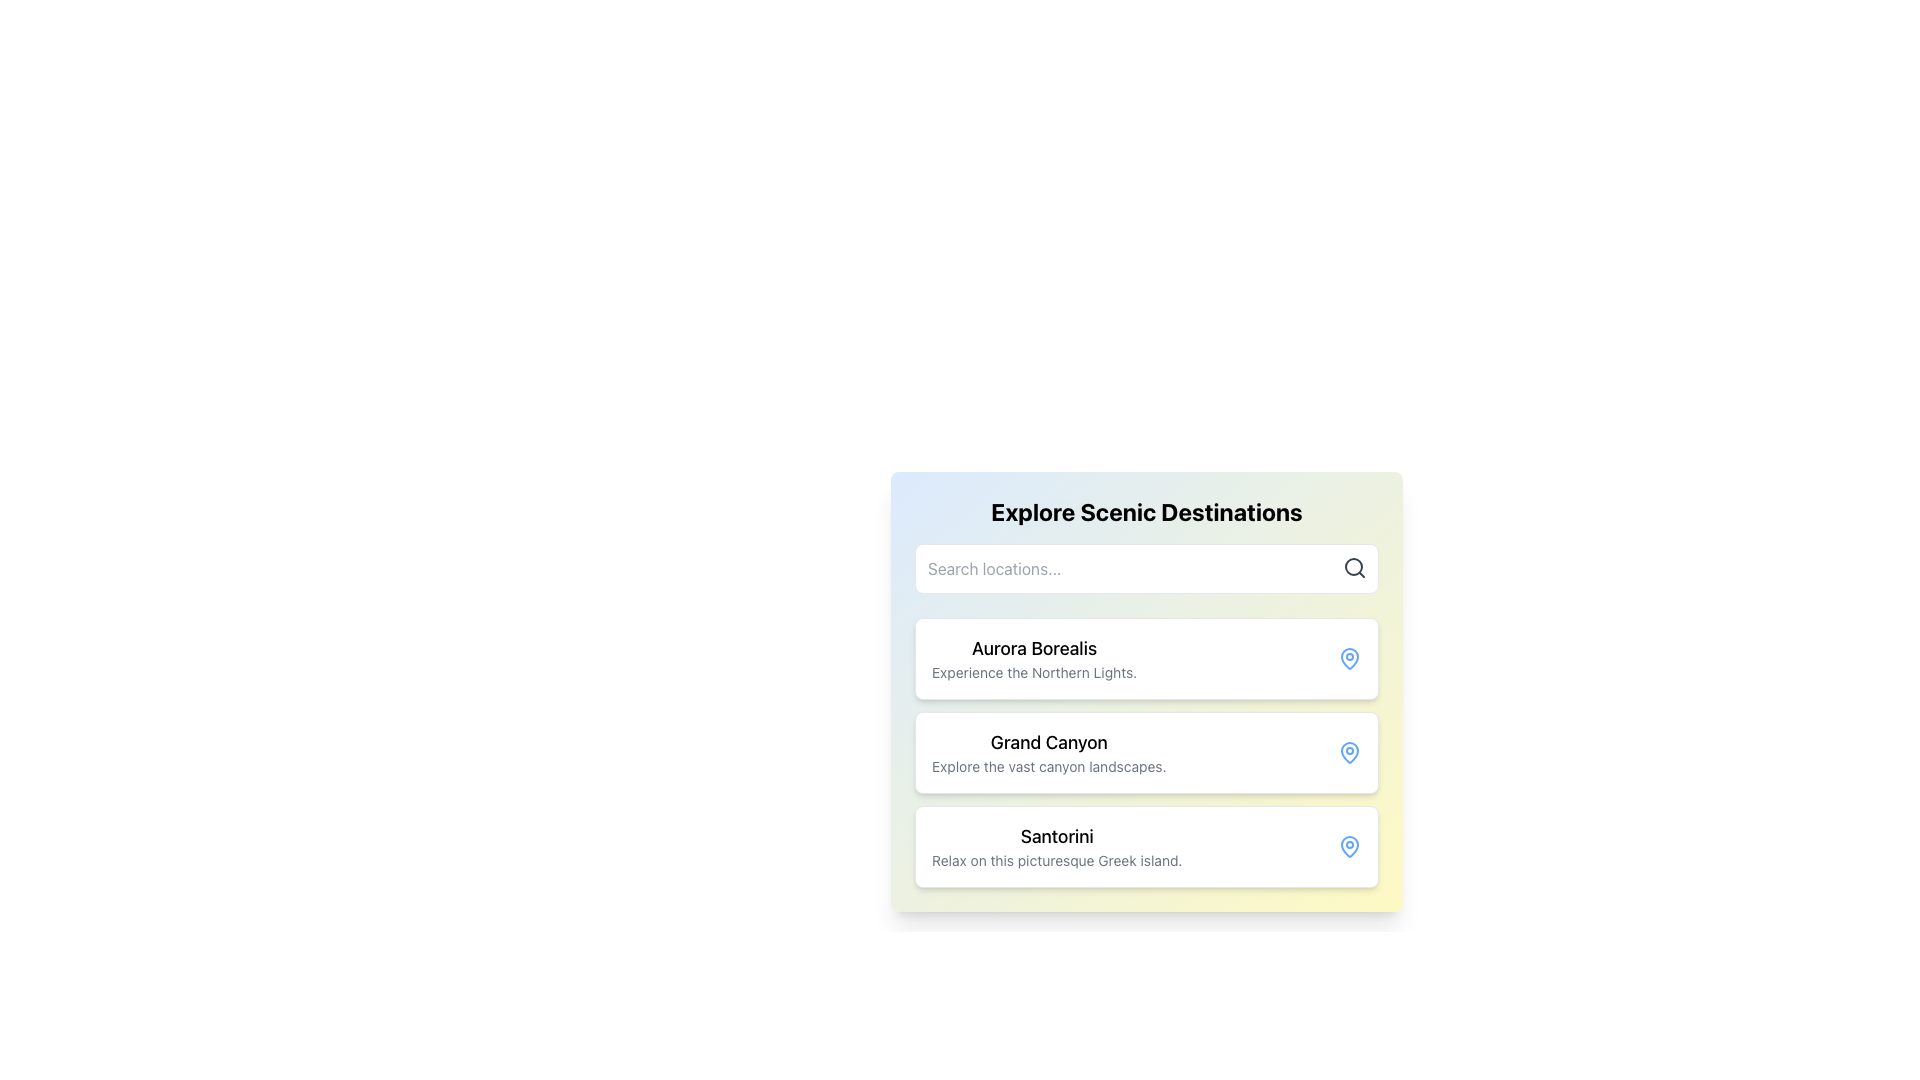 The width and height of the screenshot is (1920, 1080). I want to click on text from the label titled 'Aurora Borealis' which includes the subtitle 'Experience the Northern Lights.' located beneath the search bar in the first card of the scenic destinations list, so click(1034, 659).